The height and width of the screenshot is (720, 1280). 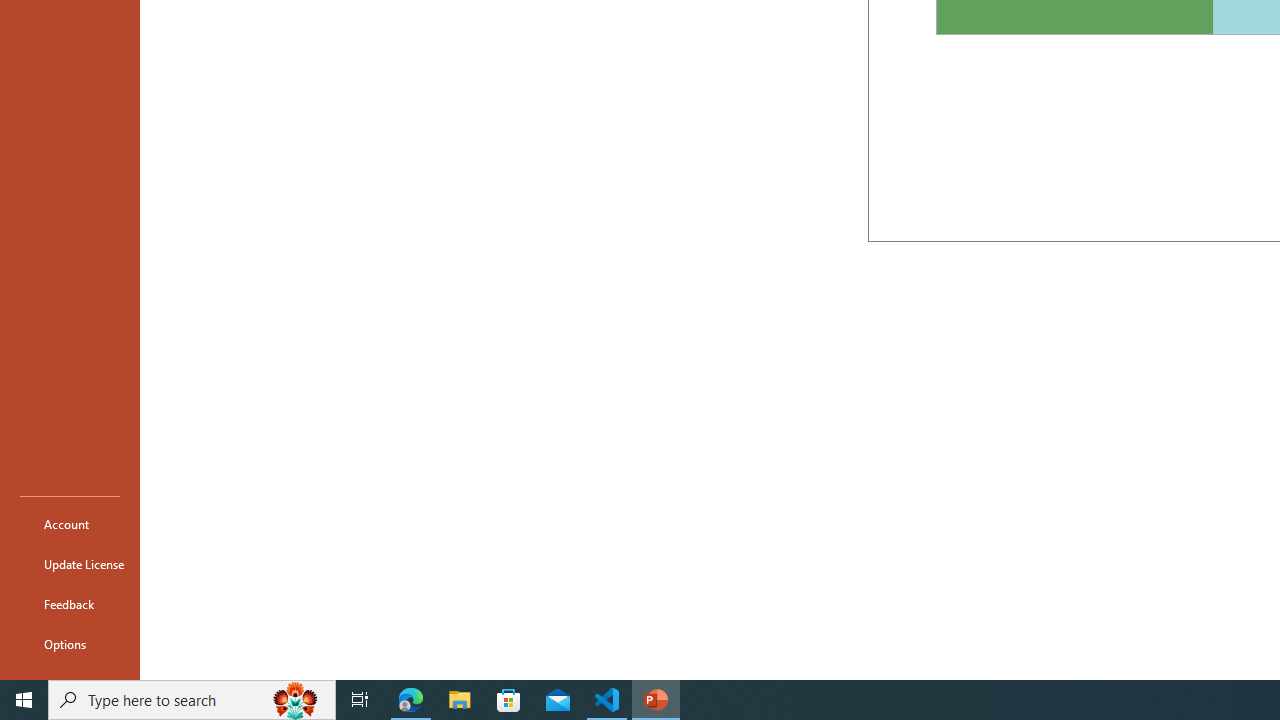 I want to click on 'Feedback', so click(x=69, y=603).